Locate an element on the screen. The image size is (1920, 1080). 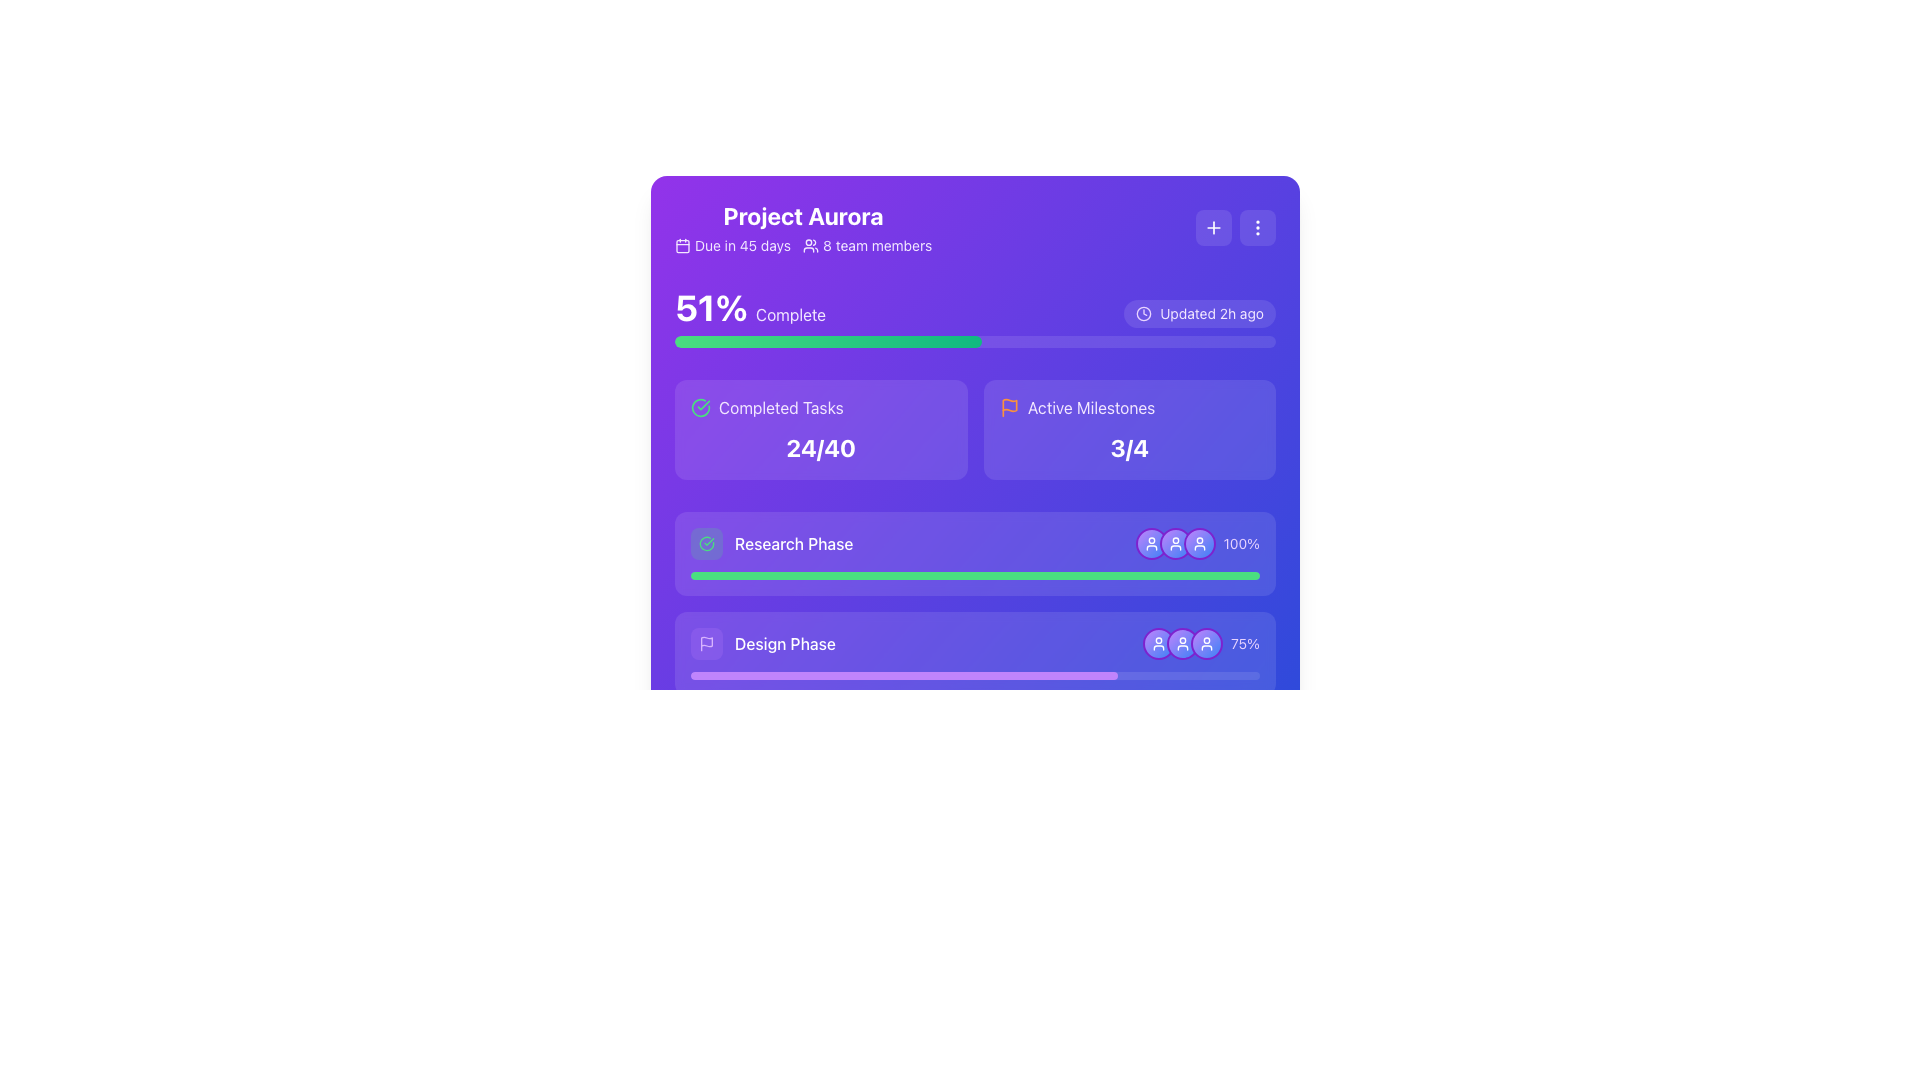
the user profile icon, which is characterized by a circular head and a semi-circular body outline, located in the top-right corner of the interface is located at coordinates (1151, 543).